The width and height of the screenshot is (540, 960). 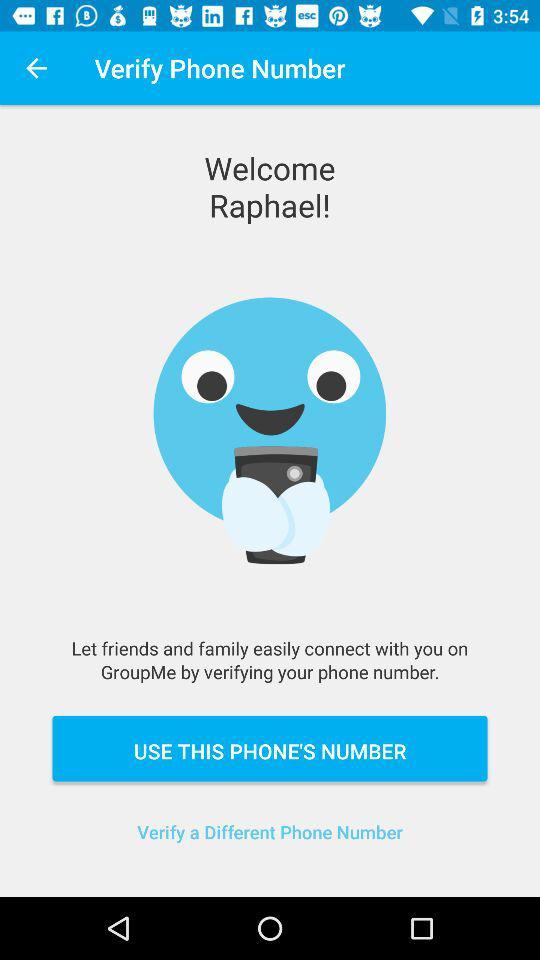 What do you see at coordinates (270, 747) in the screenshot?
I see `the icon above the verify a different icon` at bounding box center [270, 747].